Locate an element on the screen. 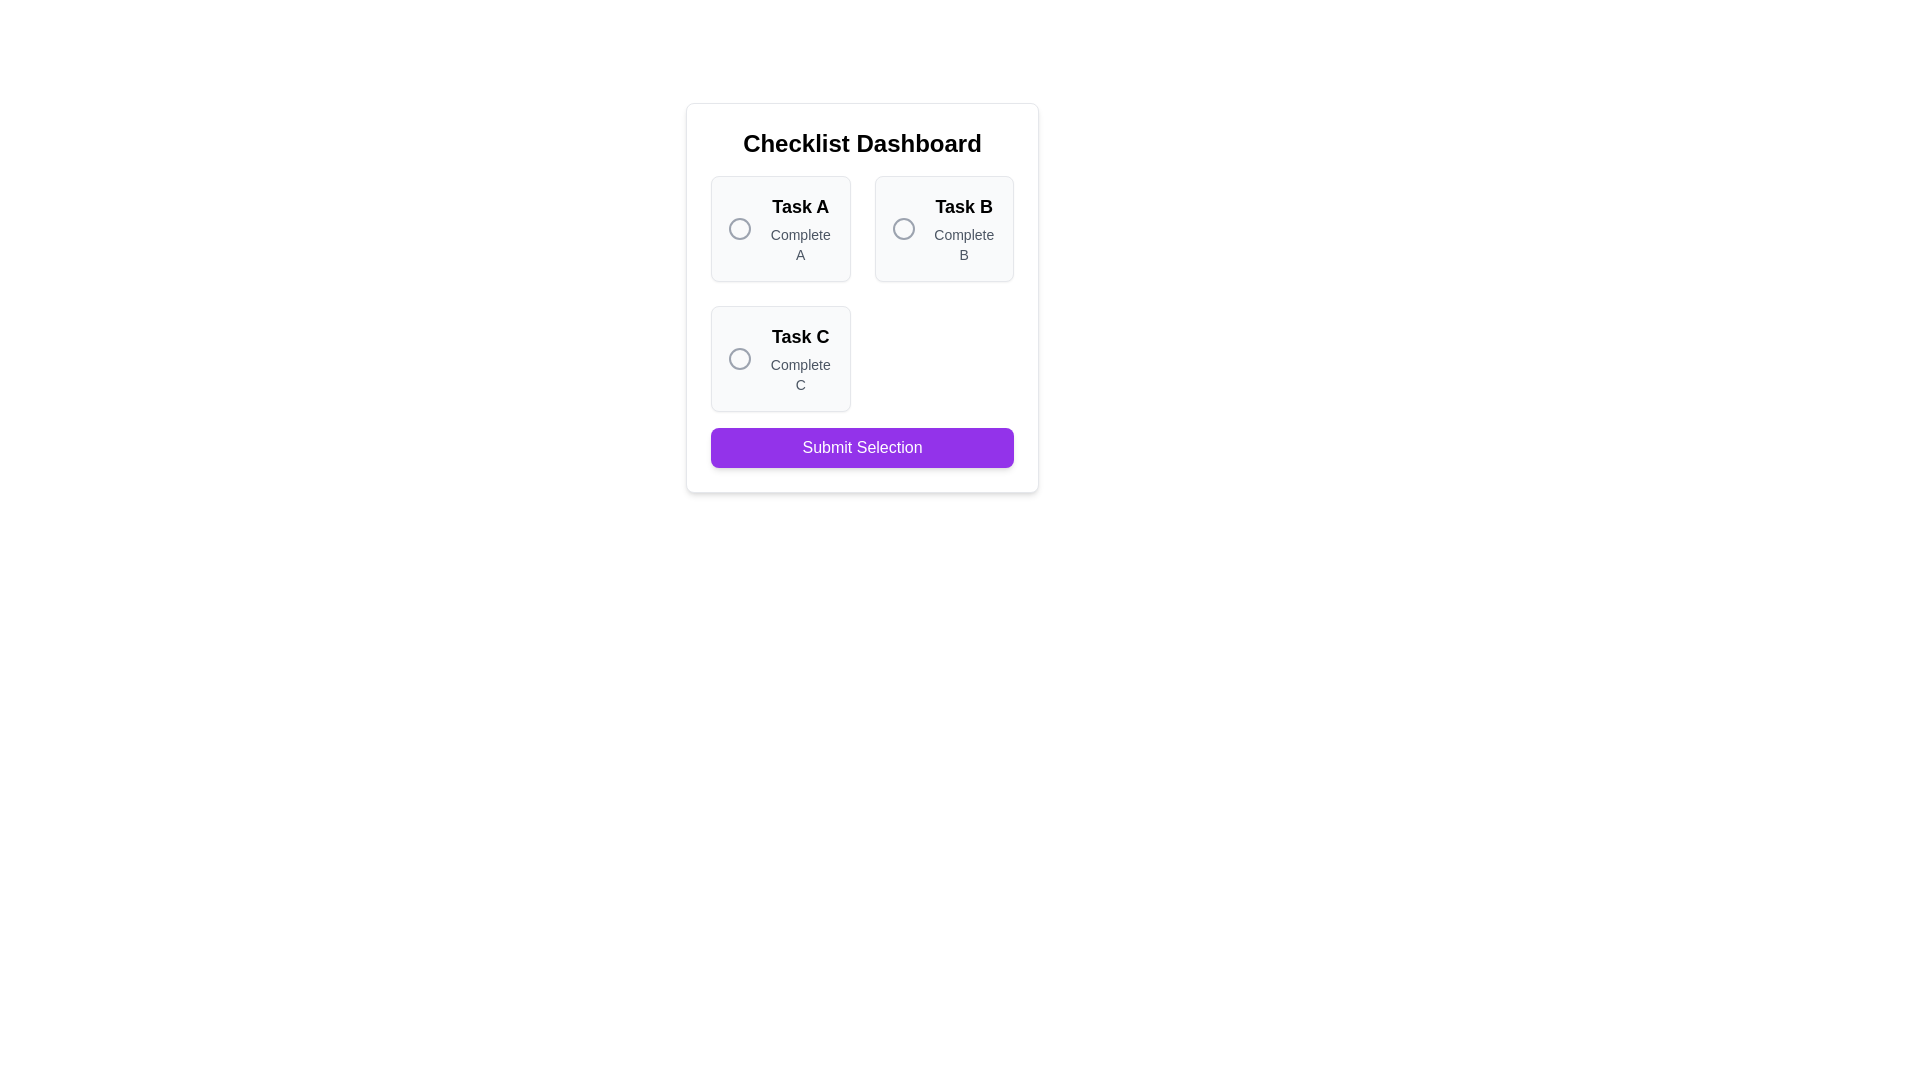  the text label 'Task C', which is bold and larger than surrounding texts, located in the checklist section as the third task item is located at coordinates (800, 335).